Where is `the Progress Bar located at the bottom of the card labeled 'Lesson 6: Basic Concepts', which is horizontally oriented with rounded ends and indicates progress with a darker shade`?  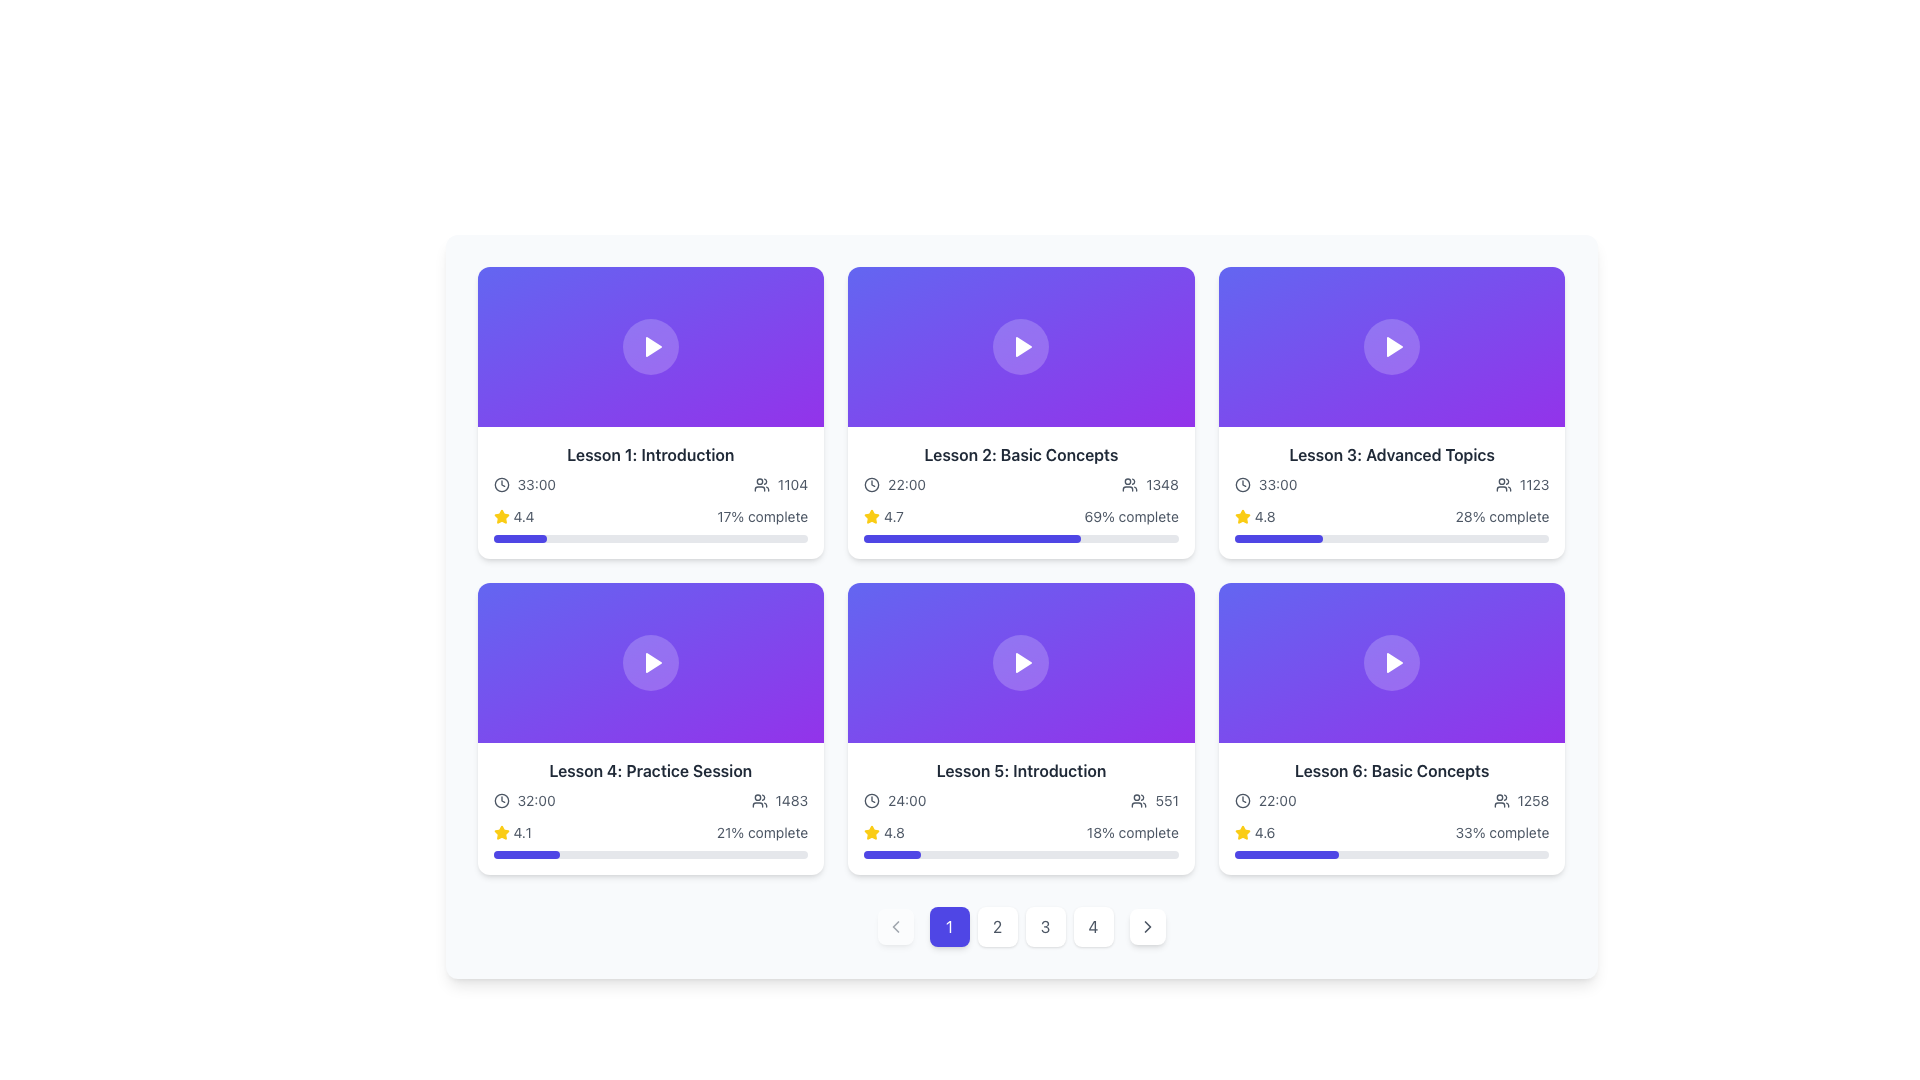 the Progress Bar located at the bottom of the card labeled 'Lesson 6: Basic Concepts', which is horizontally oriented with rounded ends and indicates progress with a darker shade is located at coordinates (1286, 855).